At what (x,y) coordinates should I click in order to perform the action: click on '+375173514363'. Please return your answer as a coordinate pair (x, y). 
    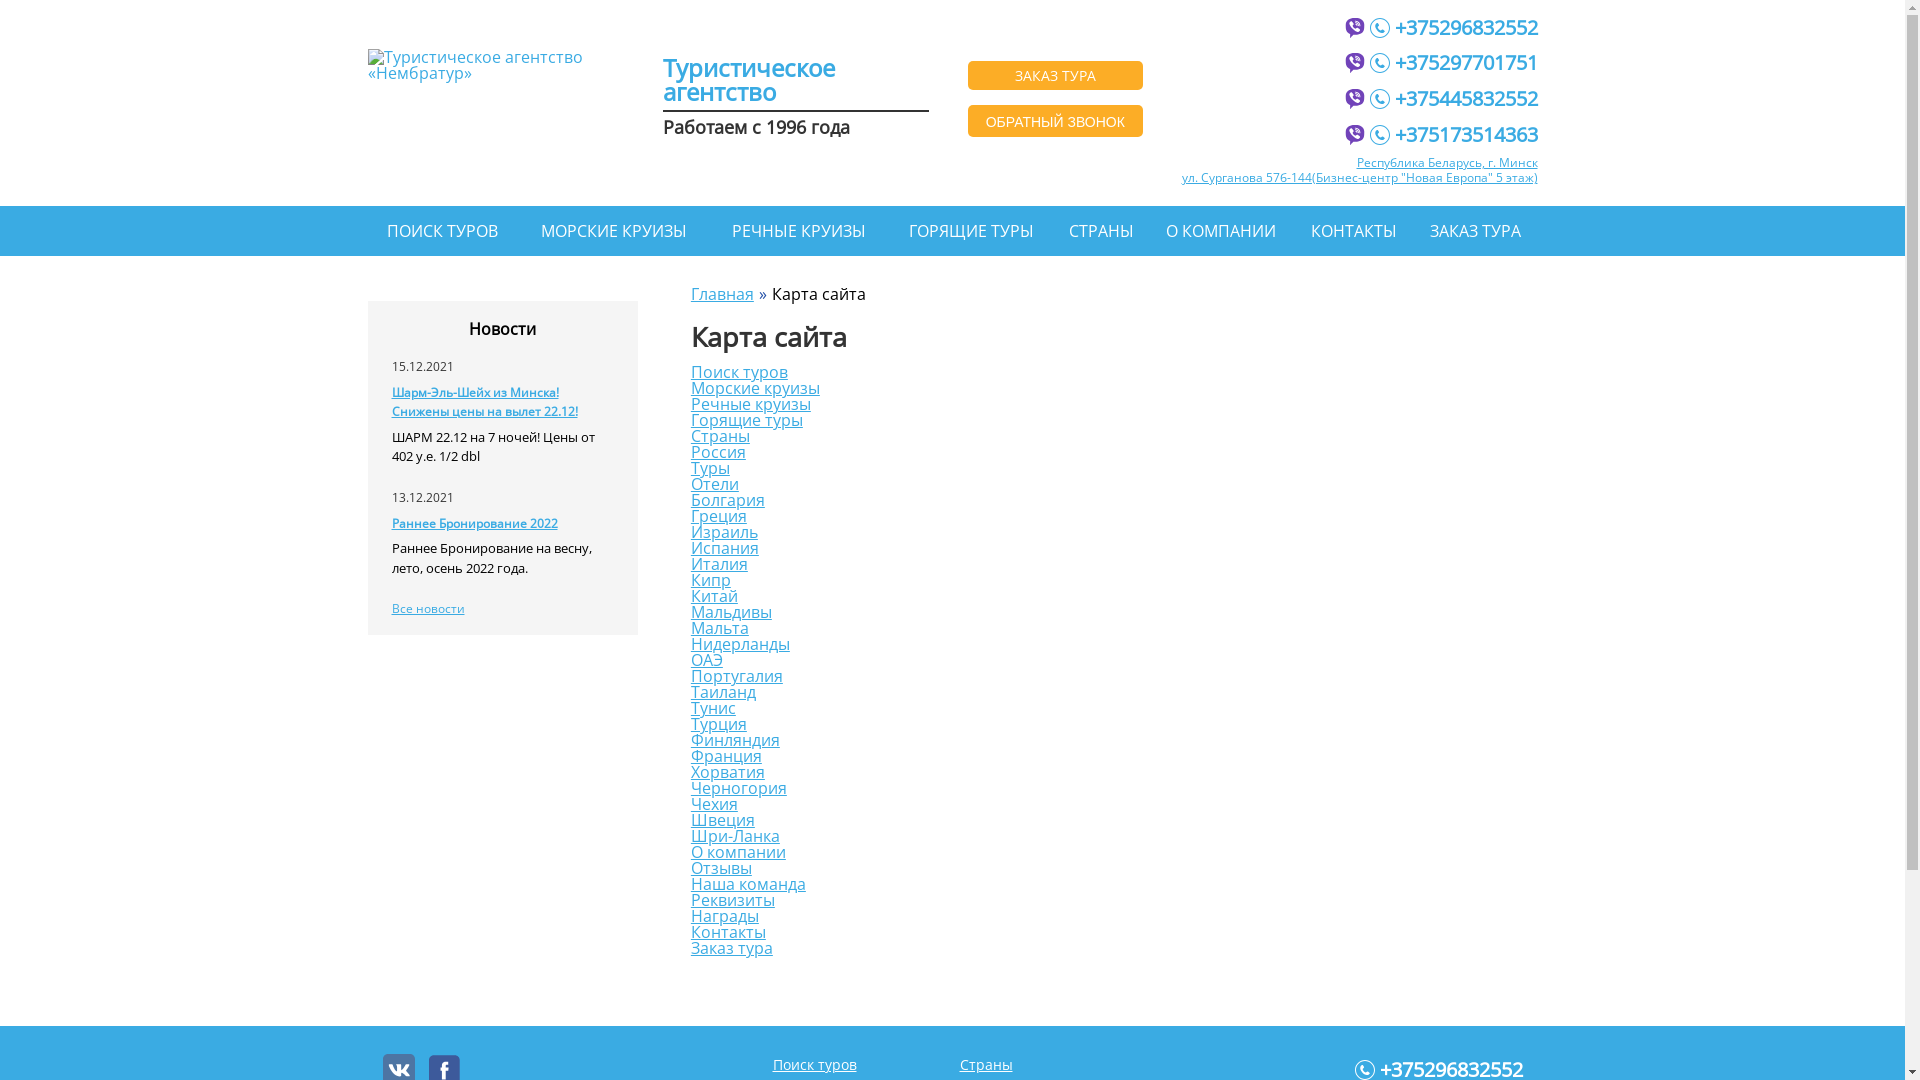
    Looking at the image, I should click on (1454, 132).